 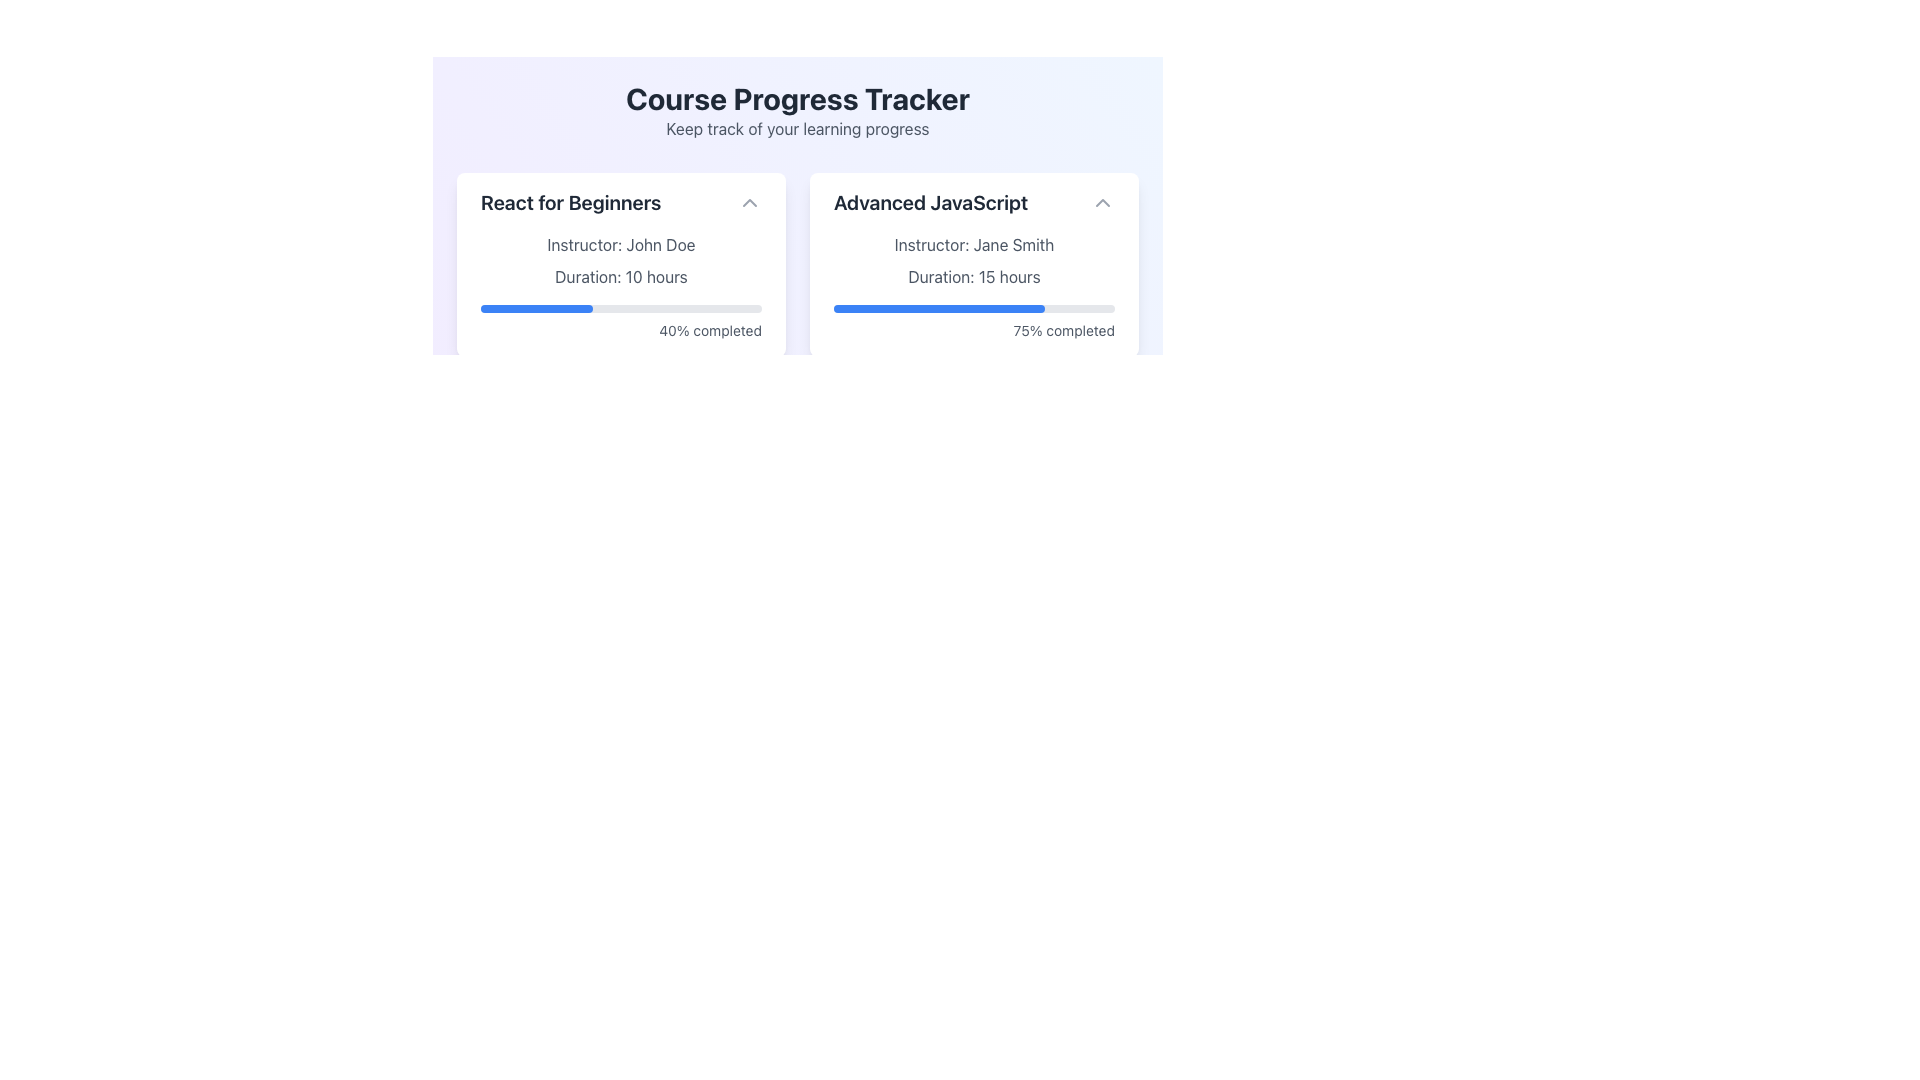 I want to click on text displayed in the Text Display element that shows the duration of the course, located below 'Instructor: John Doe' and above the progress bar, so click(x=620, y=277).